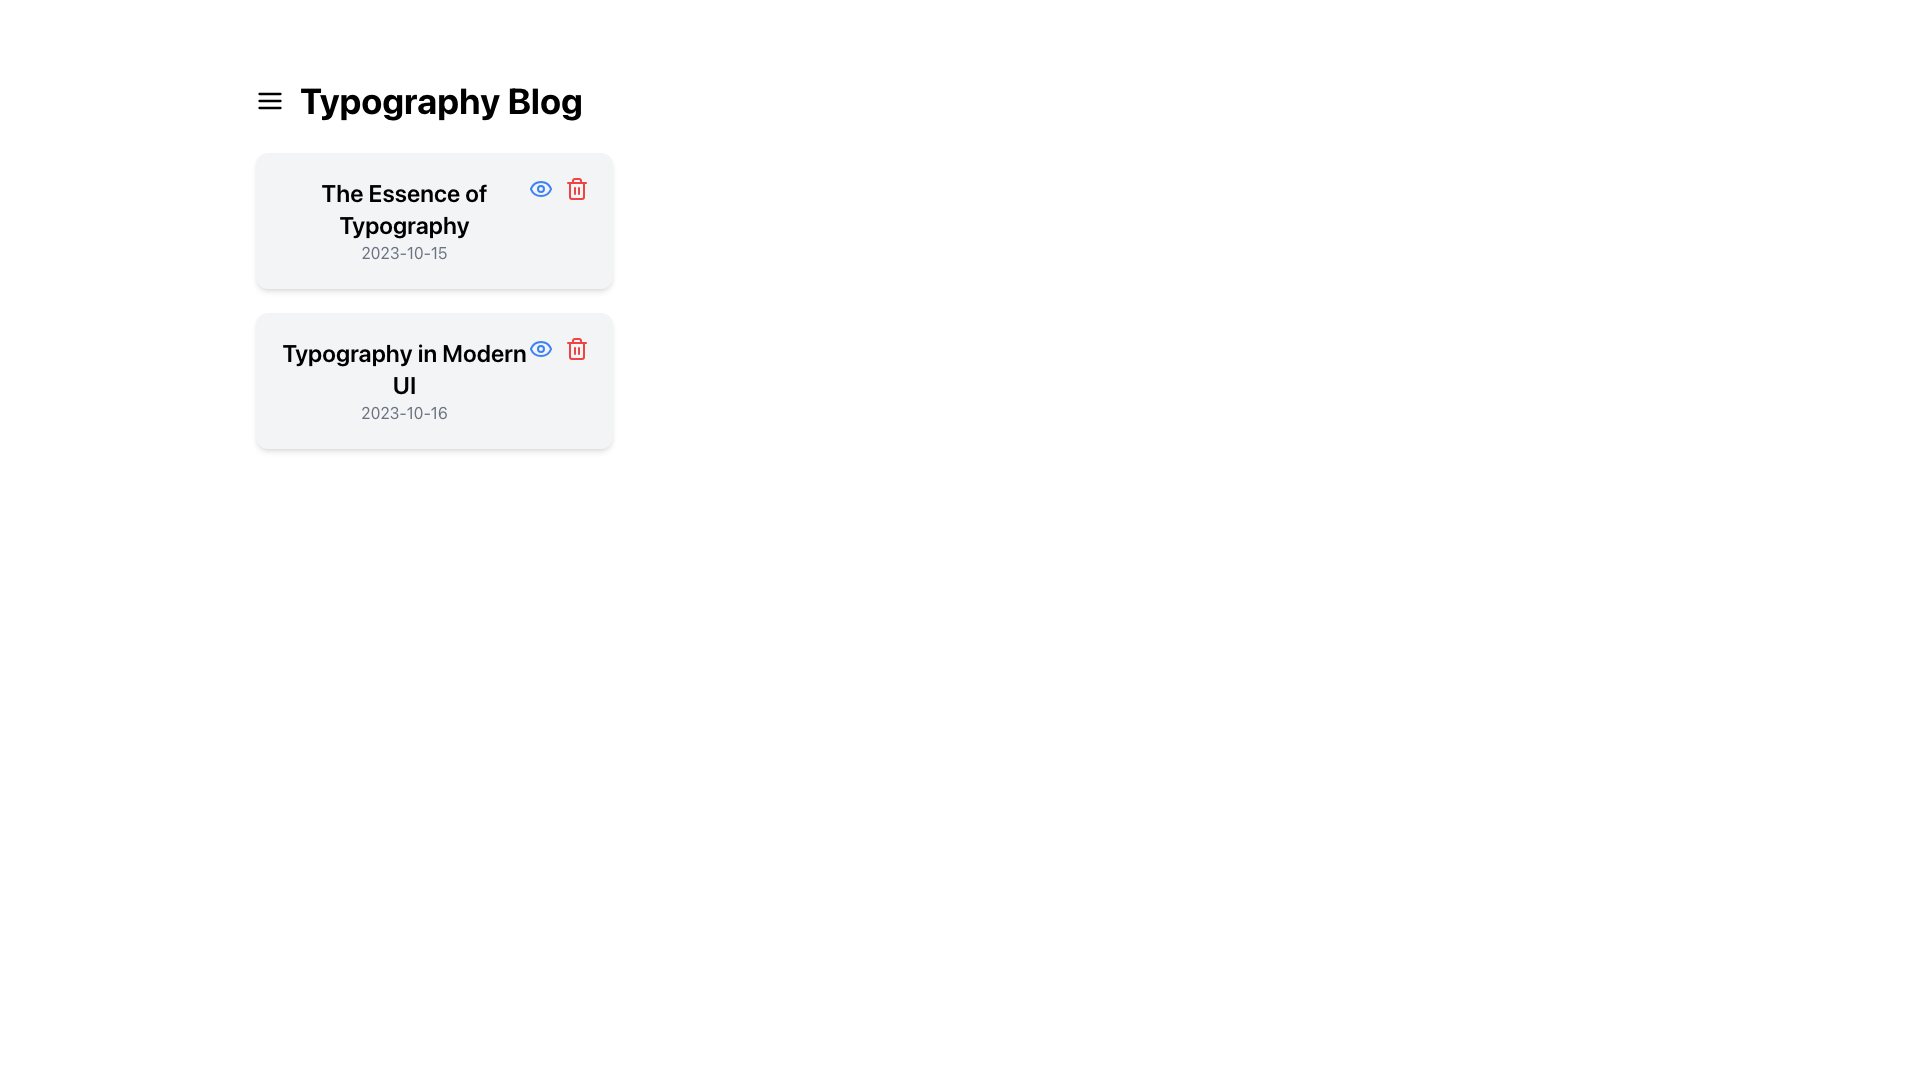  Describe the element at coordinates (558, 347) in the screenshot. I see `the trash bin icon in the interactive icon group` at that location.